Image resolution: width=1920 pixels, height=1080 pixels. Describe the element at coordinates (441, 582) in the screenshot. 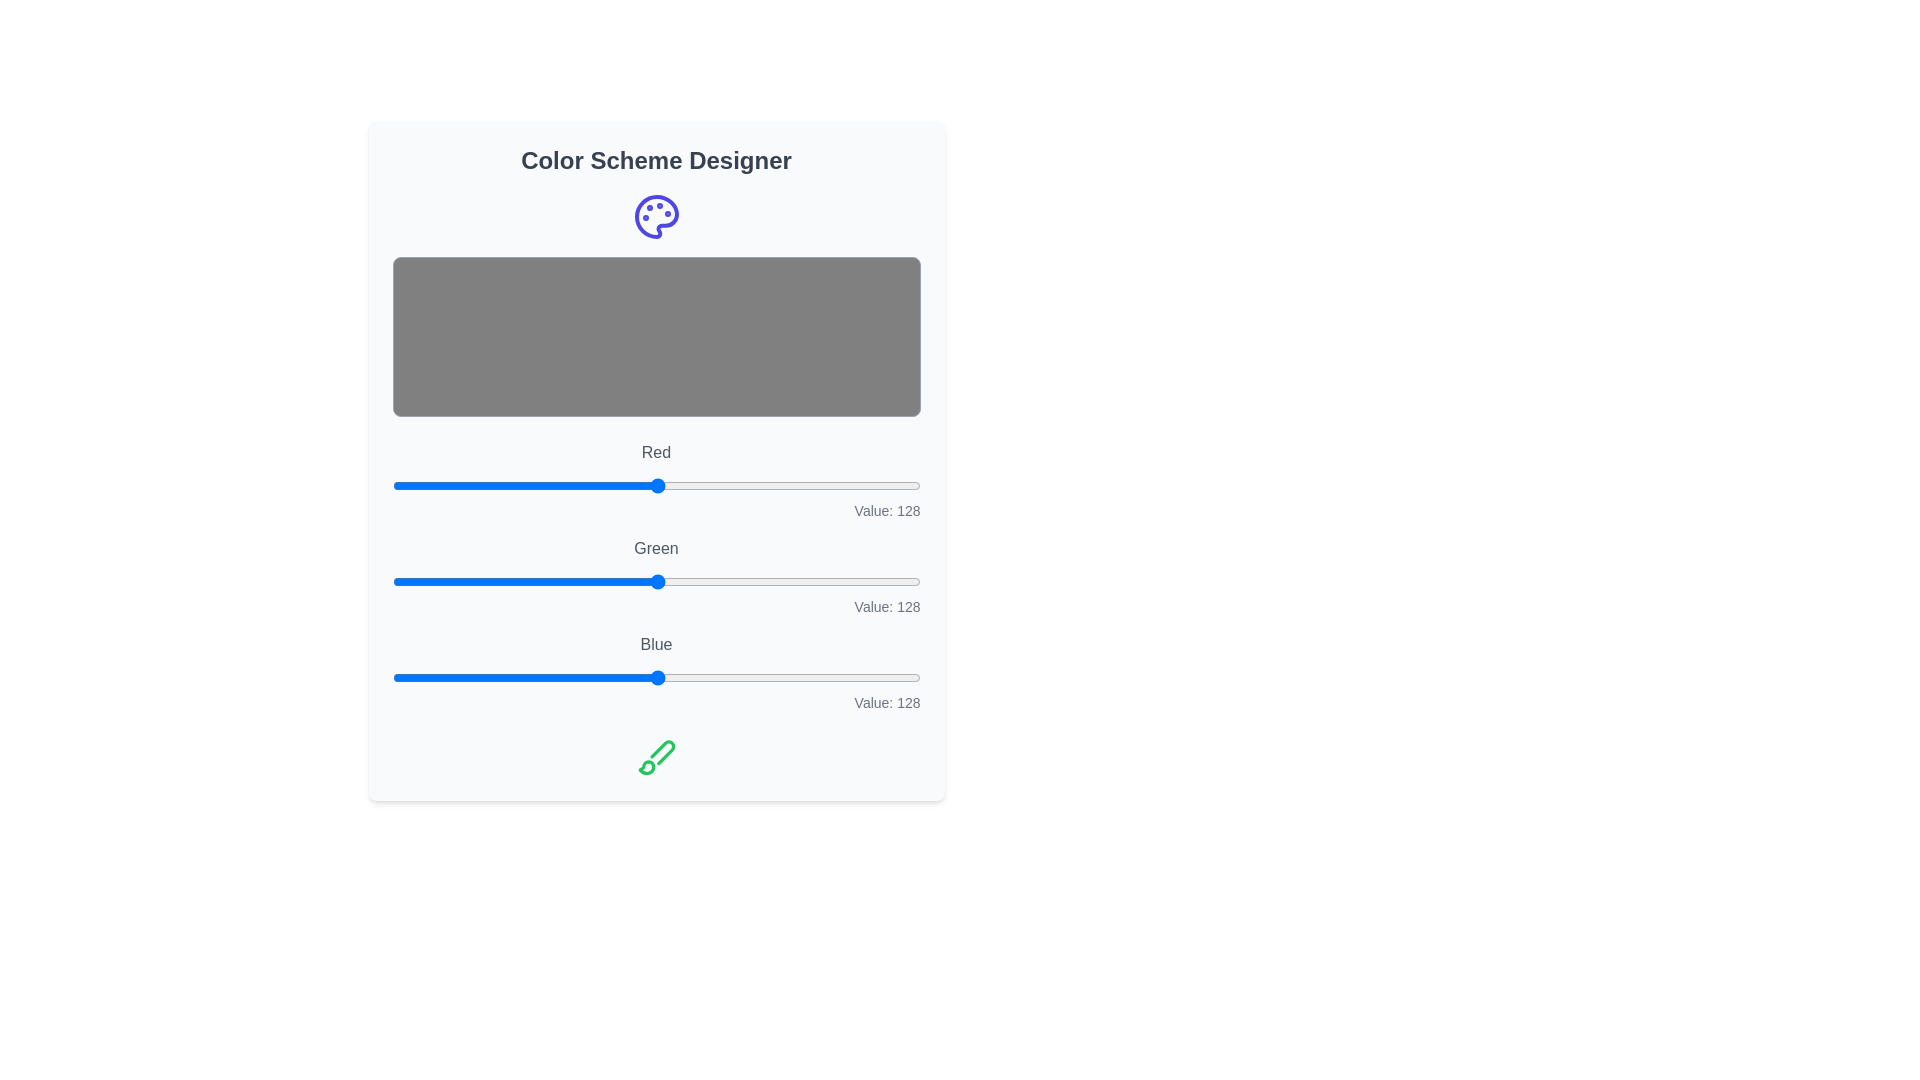

I see `the slider` at that location.